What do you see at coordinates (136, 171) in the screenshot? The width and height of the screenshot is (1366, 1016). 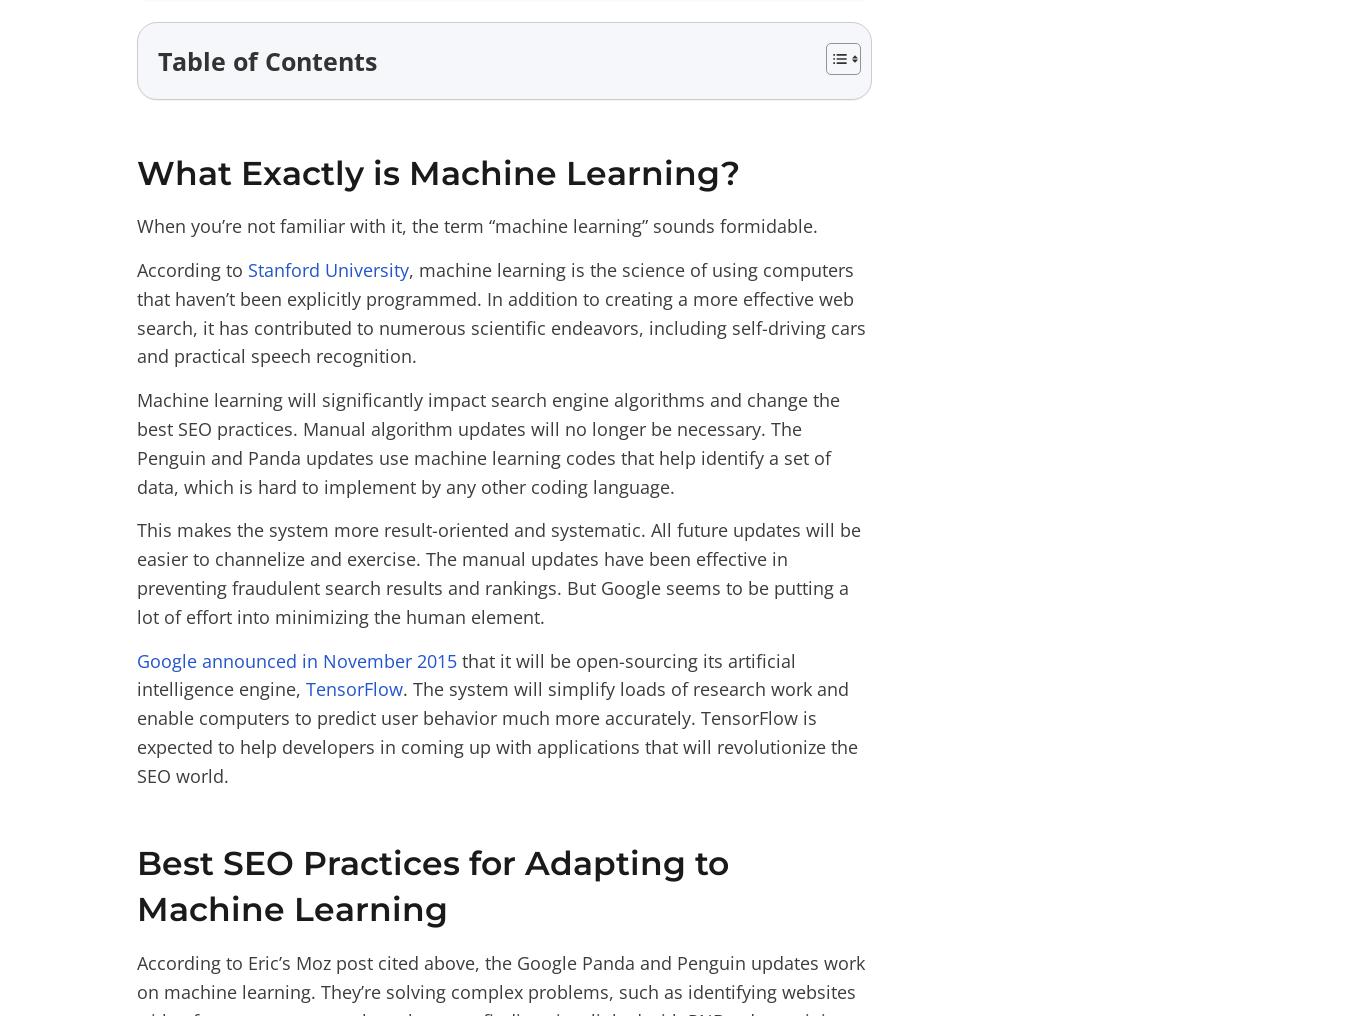 I see `'What Exactly is Machine Learning?'` at bounding box center [136, 171].